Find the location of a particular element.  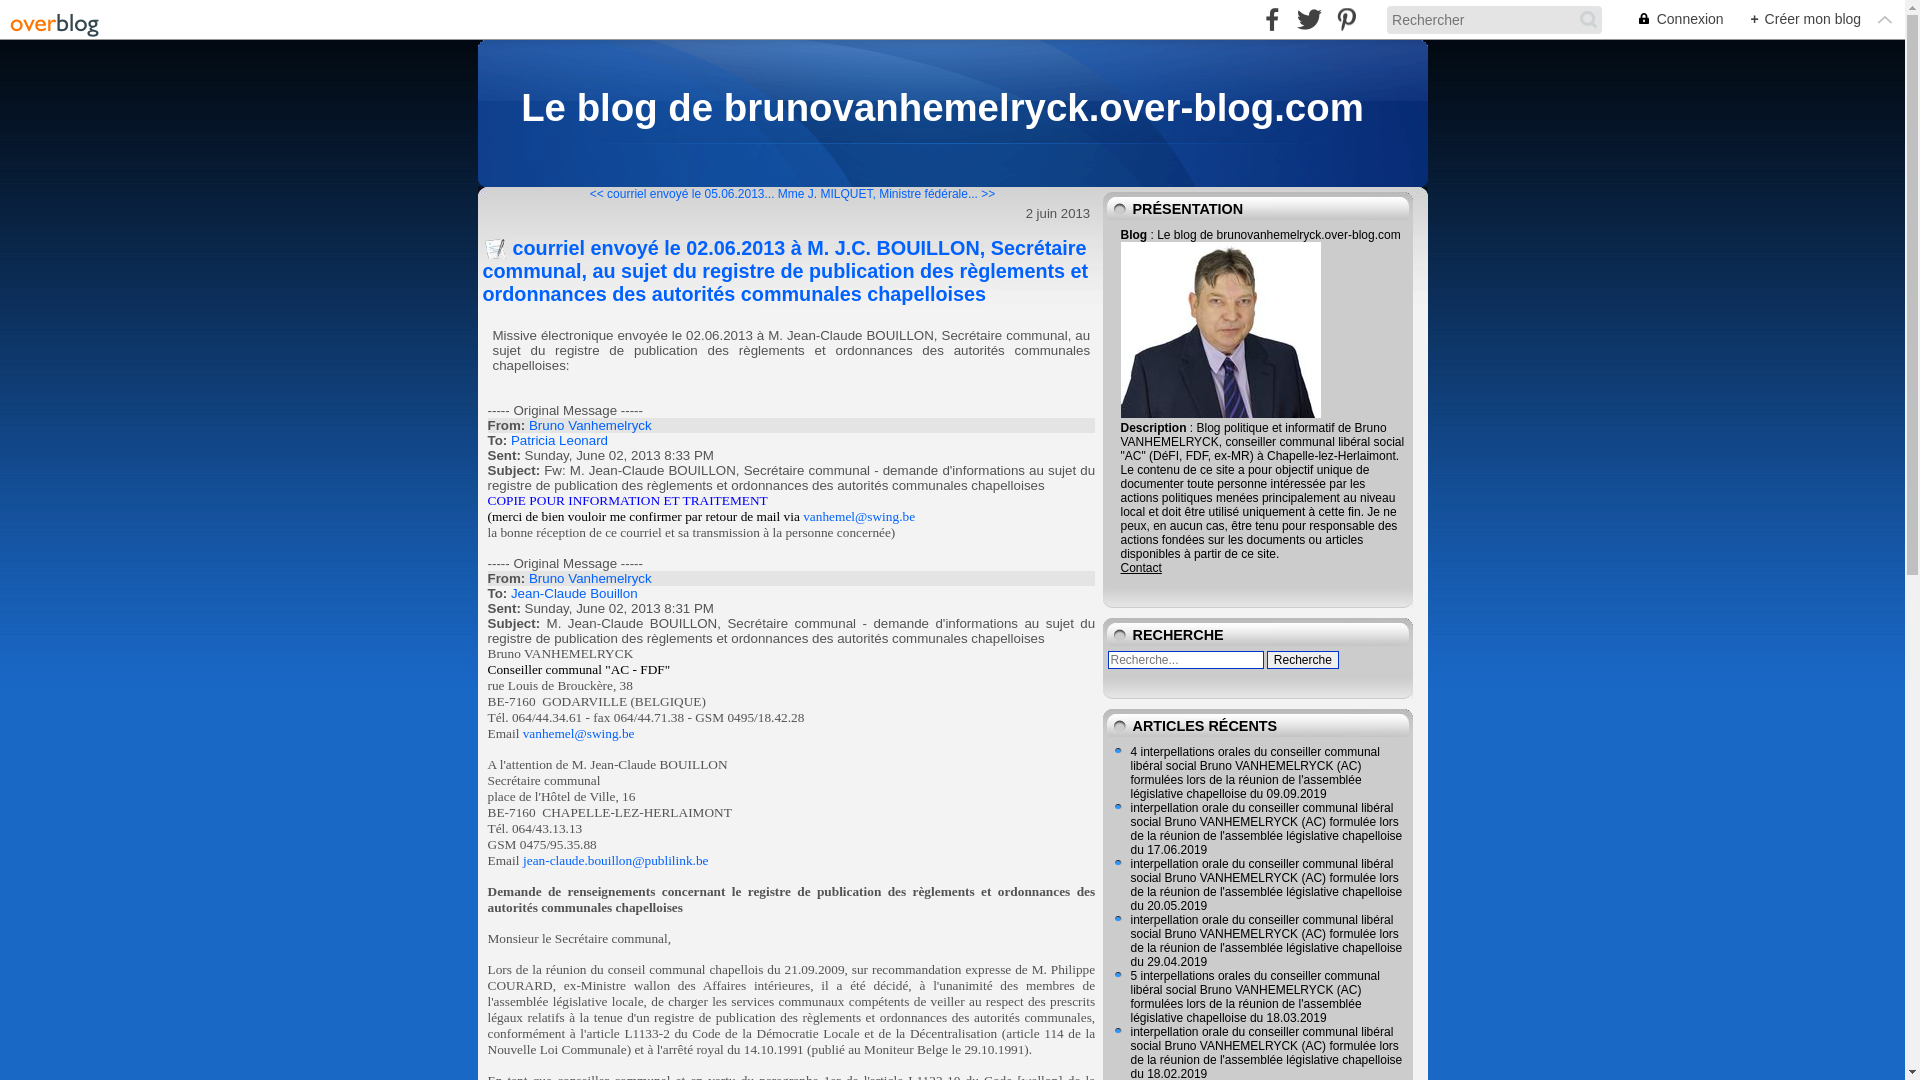

'Jean-Claude Bouillon' is located at coordinates (573, 592).